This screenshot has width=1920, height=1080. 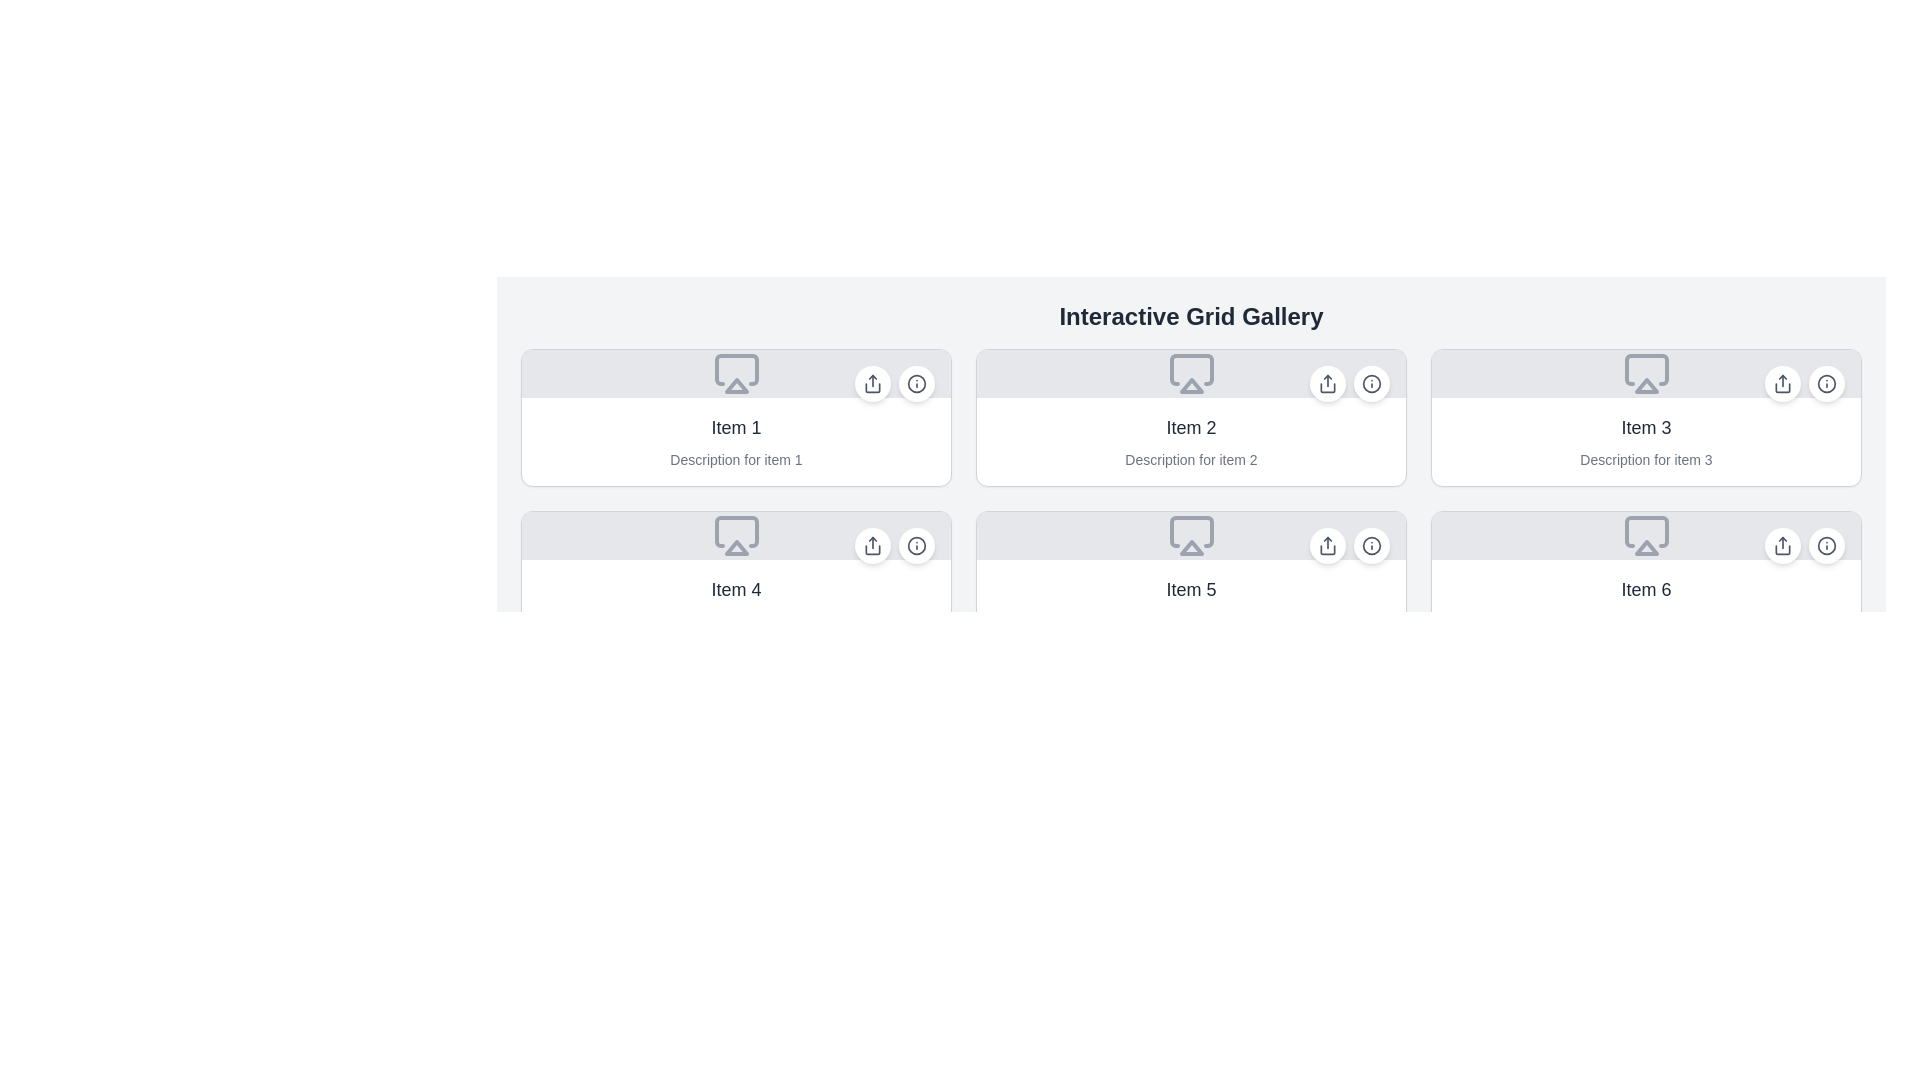 What do you see at coordinates (735, 579) in the screenshot?
I see `information presented in the Card component for 'Item 4', which is located in the left column of the second row in a grid layout` at bounding box center [735, 579].